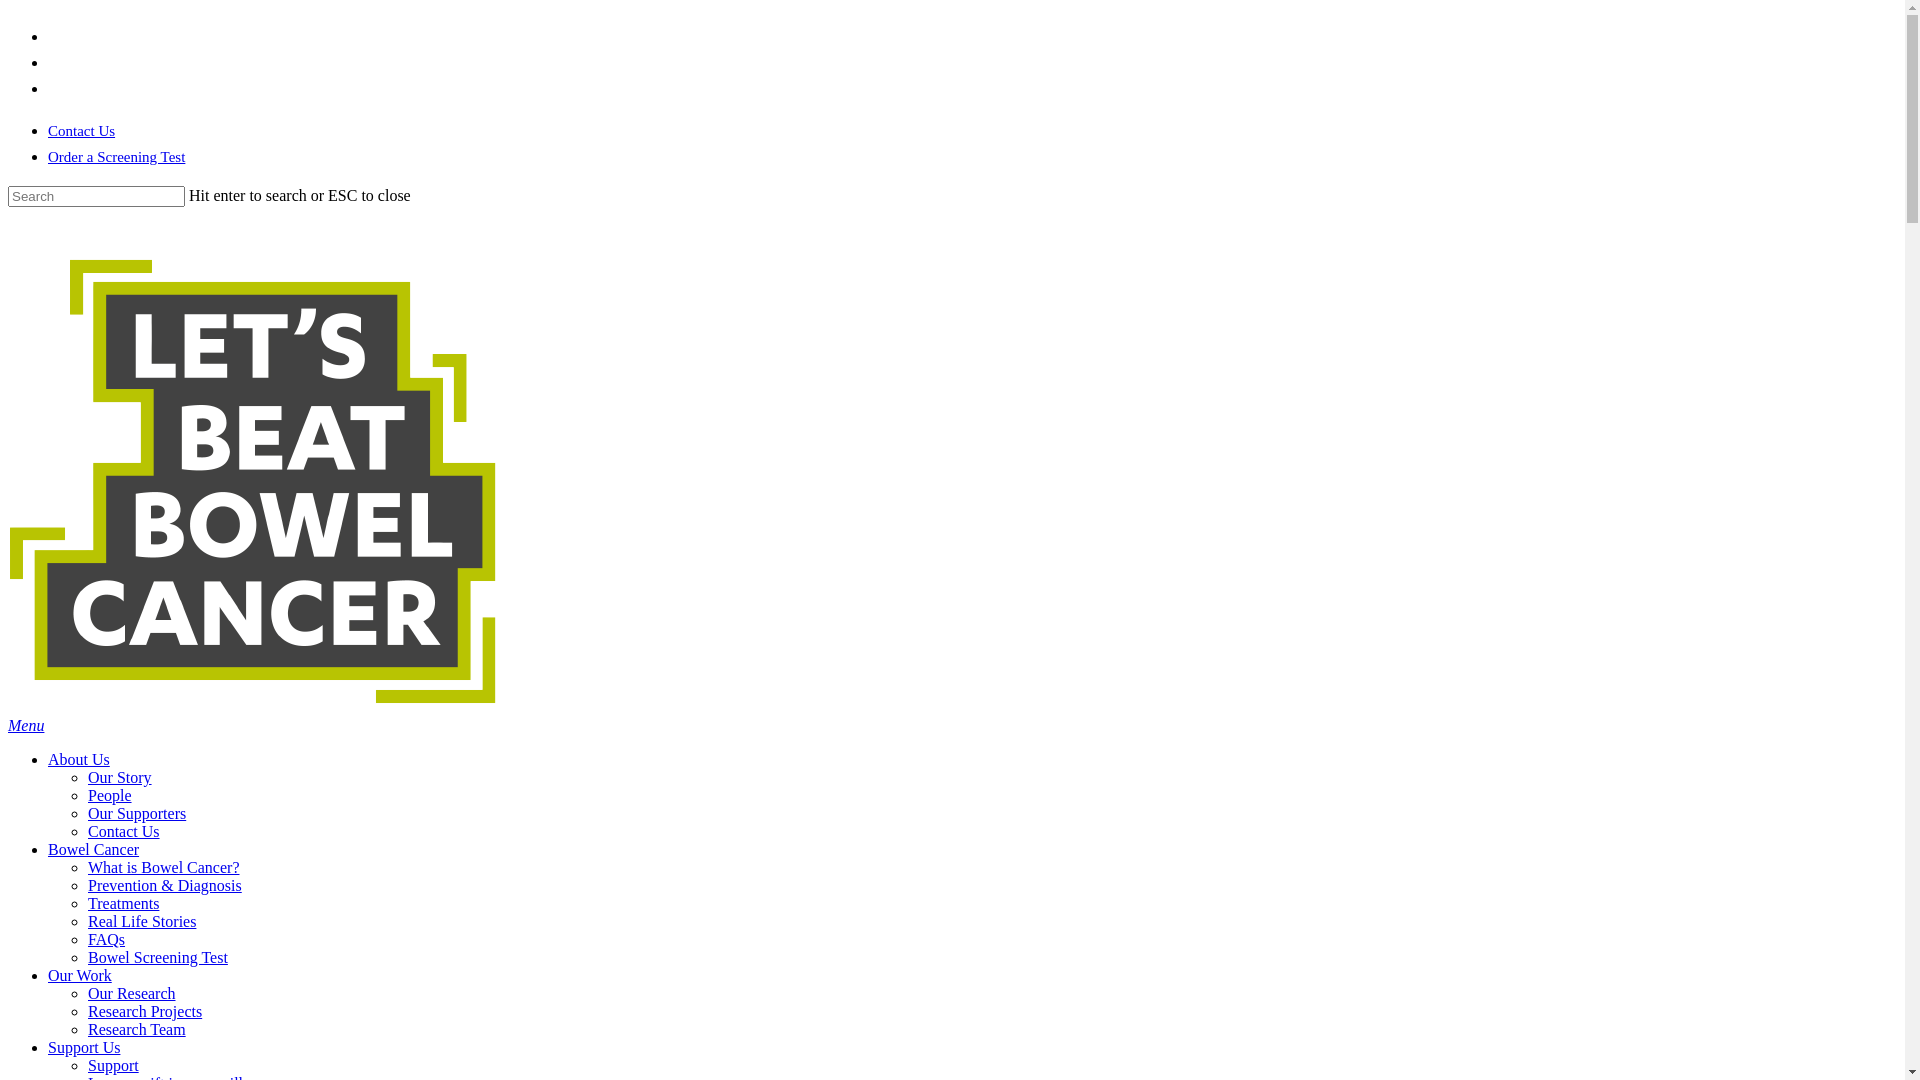 Image resolution: width=1920 pixels, height=1080 pixels. I want to click on 'Order a Screening Test', so click(48, 156).